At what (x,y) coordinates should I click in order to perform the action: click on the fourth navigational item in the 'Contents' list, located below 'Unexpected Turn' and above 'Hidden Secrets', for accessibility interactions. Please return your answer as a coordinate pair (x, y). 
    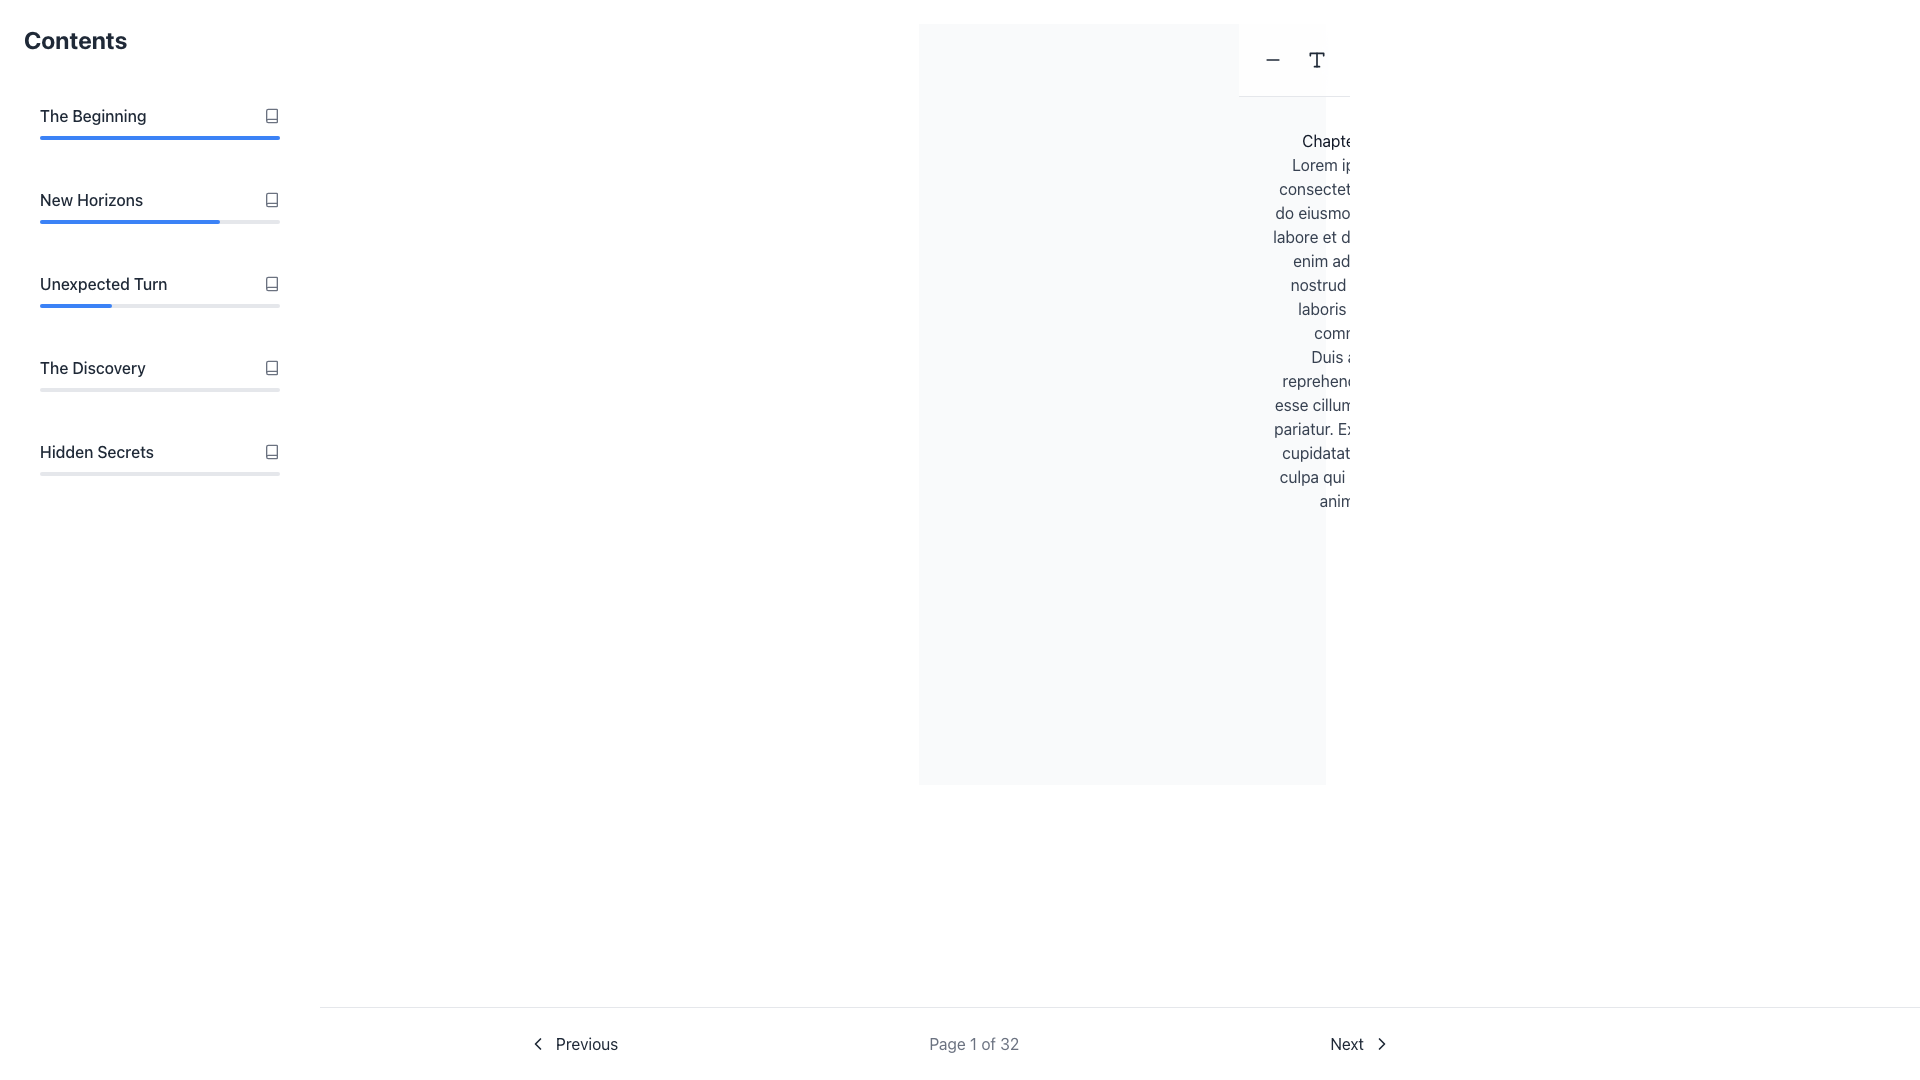
    Looking at the image, I should click on (158, 374).